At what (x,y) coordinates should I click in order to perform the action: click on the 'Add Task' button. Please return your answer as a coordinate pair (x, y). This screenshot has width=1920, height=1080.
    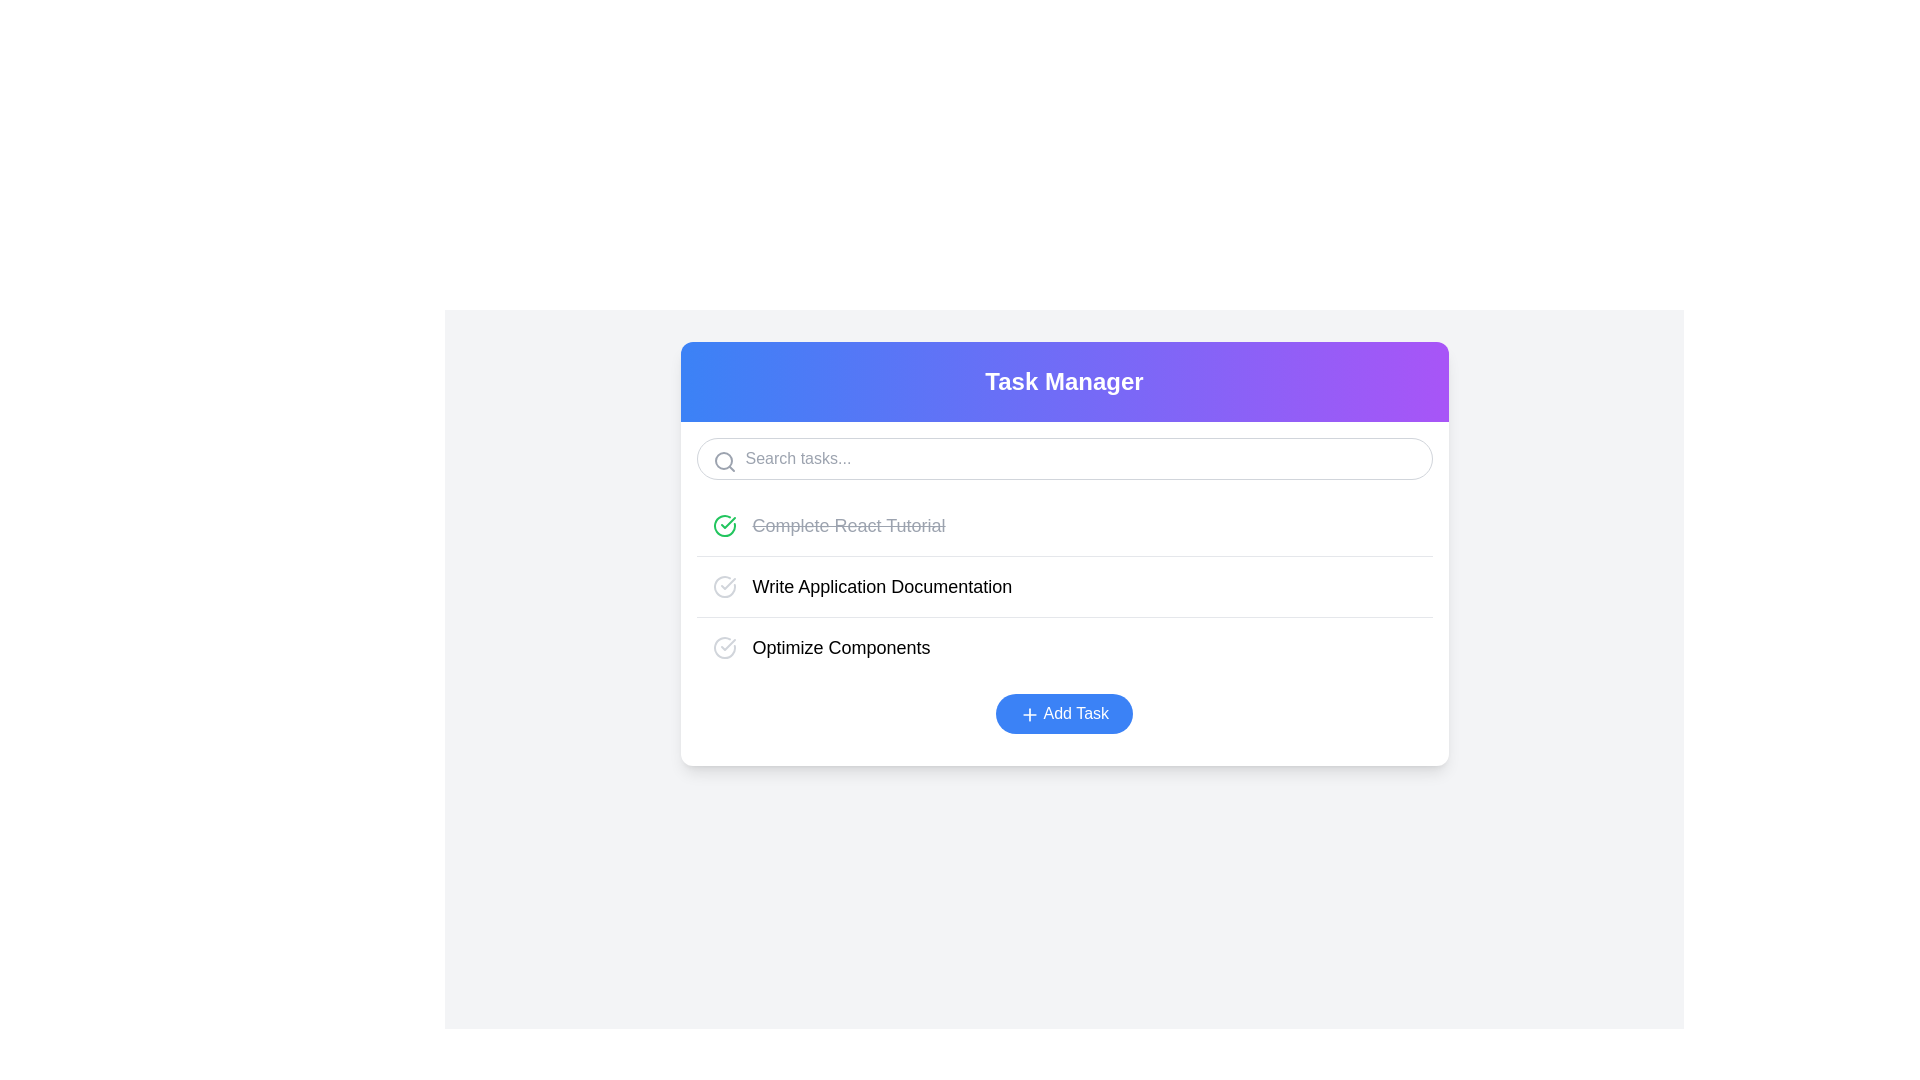
    Looking at the image, I should click on (1063, 712).